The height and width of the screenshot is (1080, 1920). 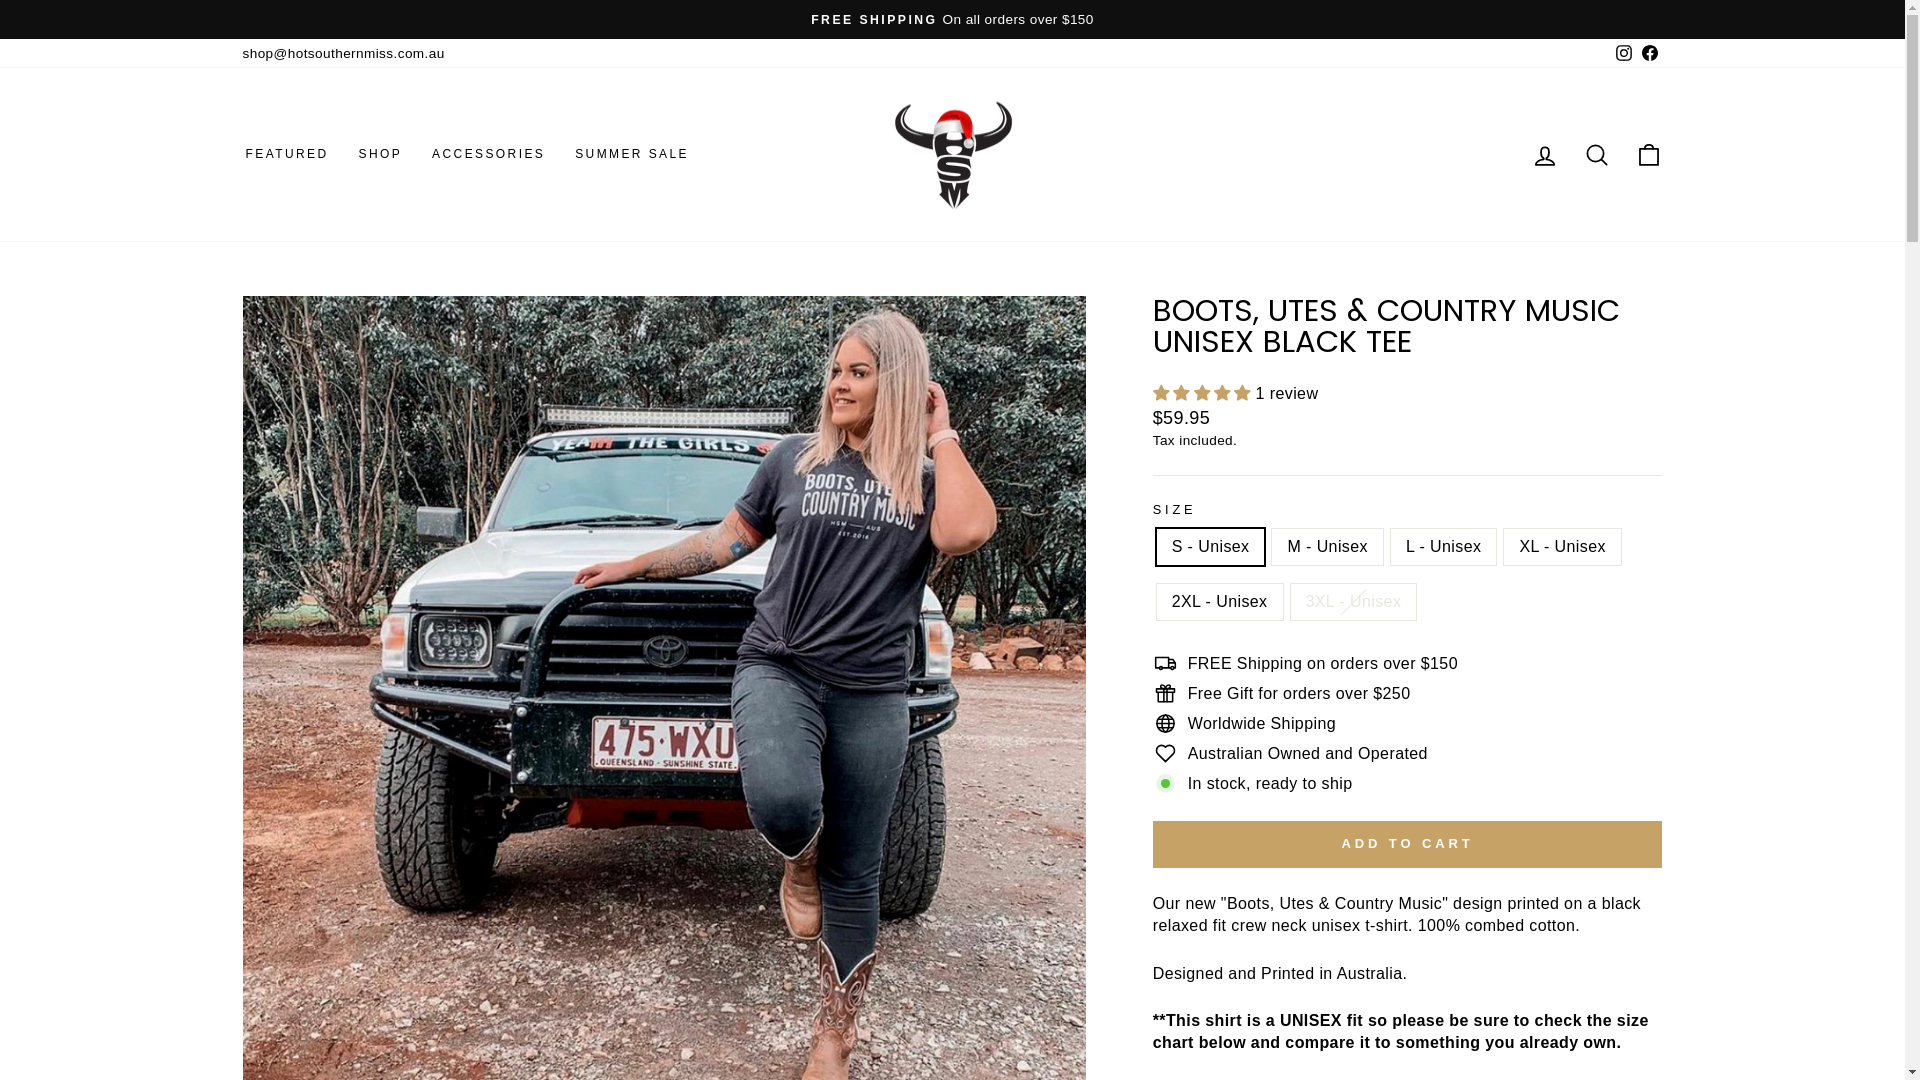 What do you see at coordinates (342, 52) in the screenshot?
I see `'shop@hotsouthernmiss.com.au'` at bounding box center [342, 52].